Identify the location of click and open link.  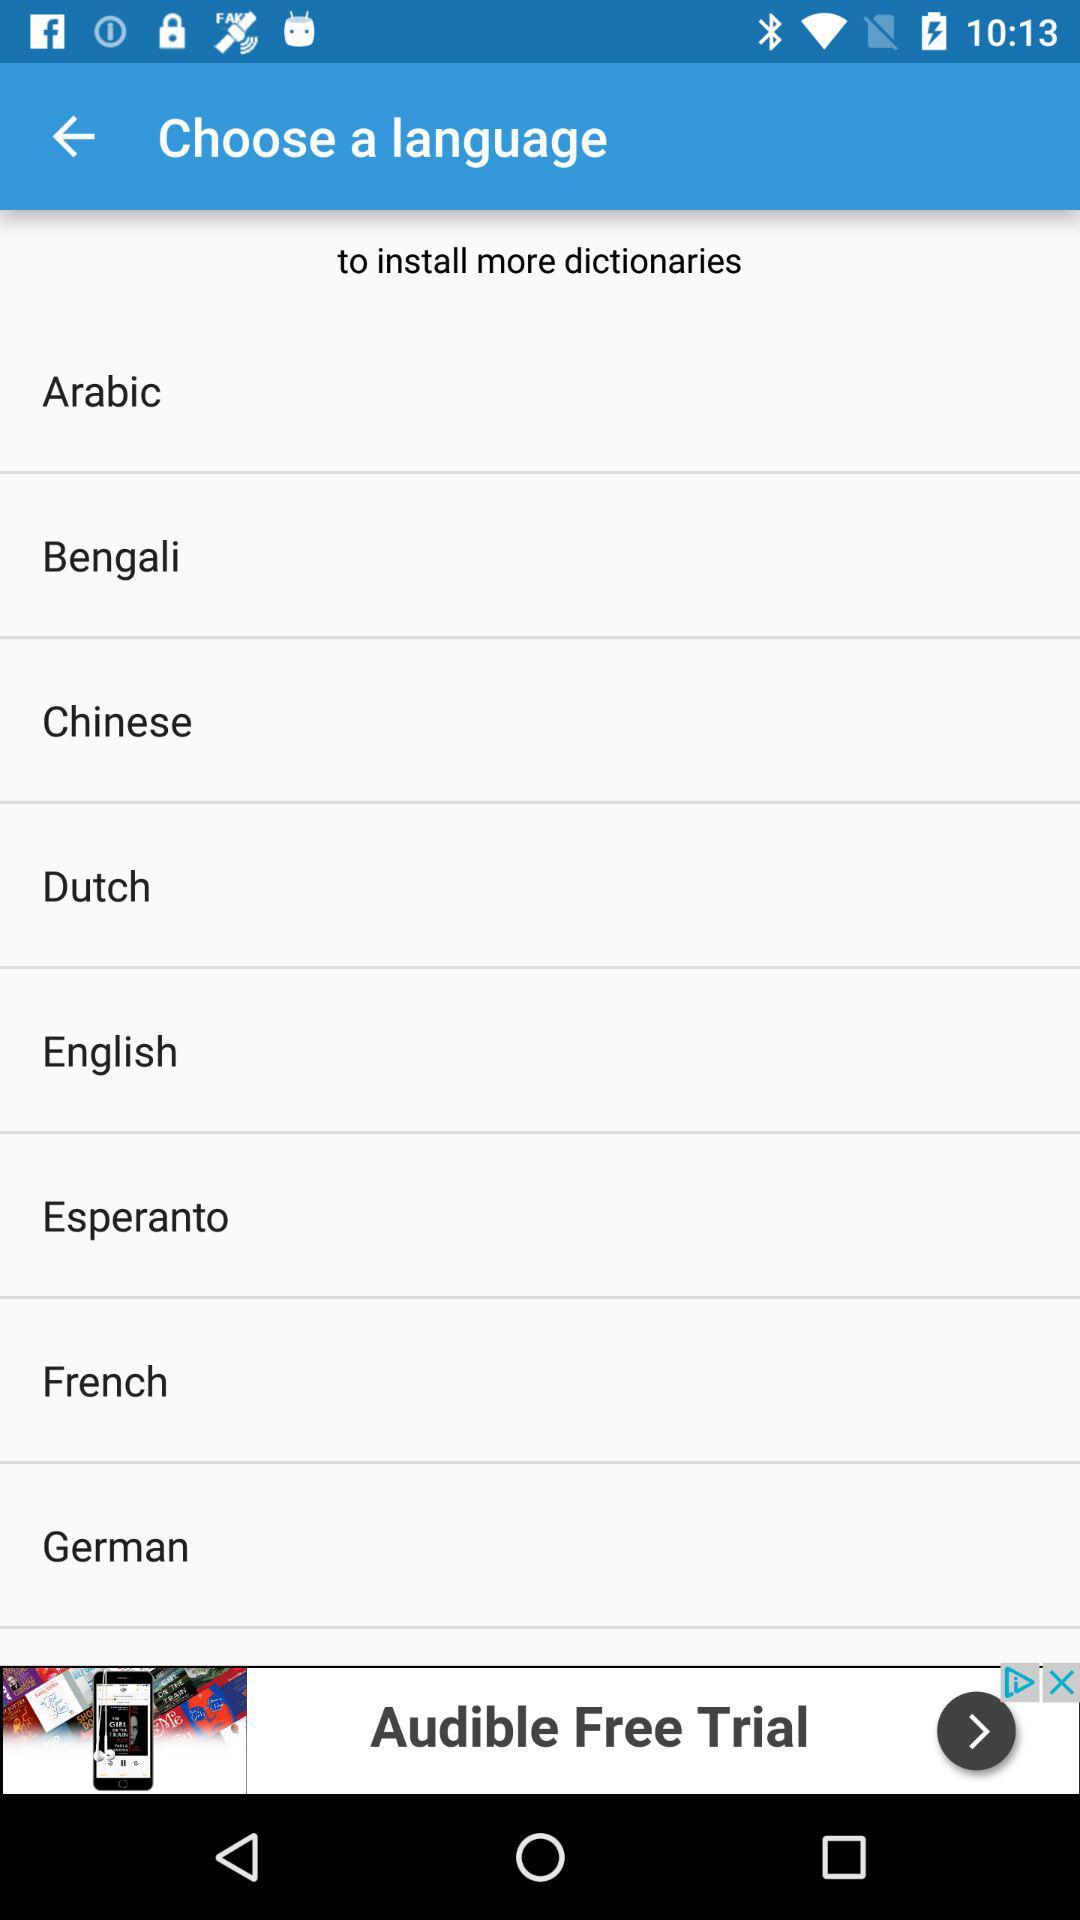
(540, 1727).